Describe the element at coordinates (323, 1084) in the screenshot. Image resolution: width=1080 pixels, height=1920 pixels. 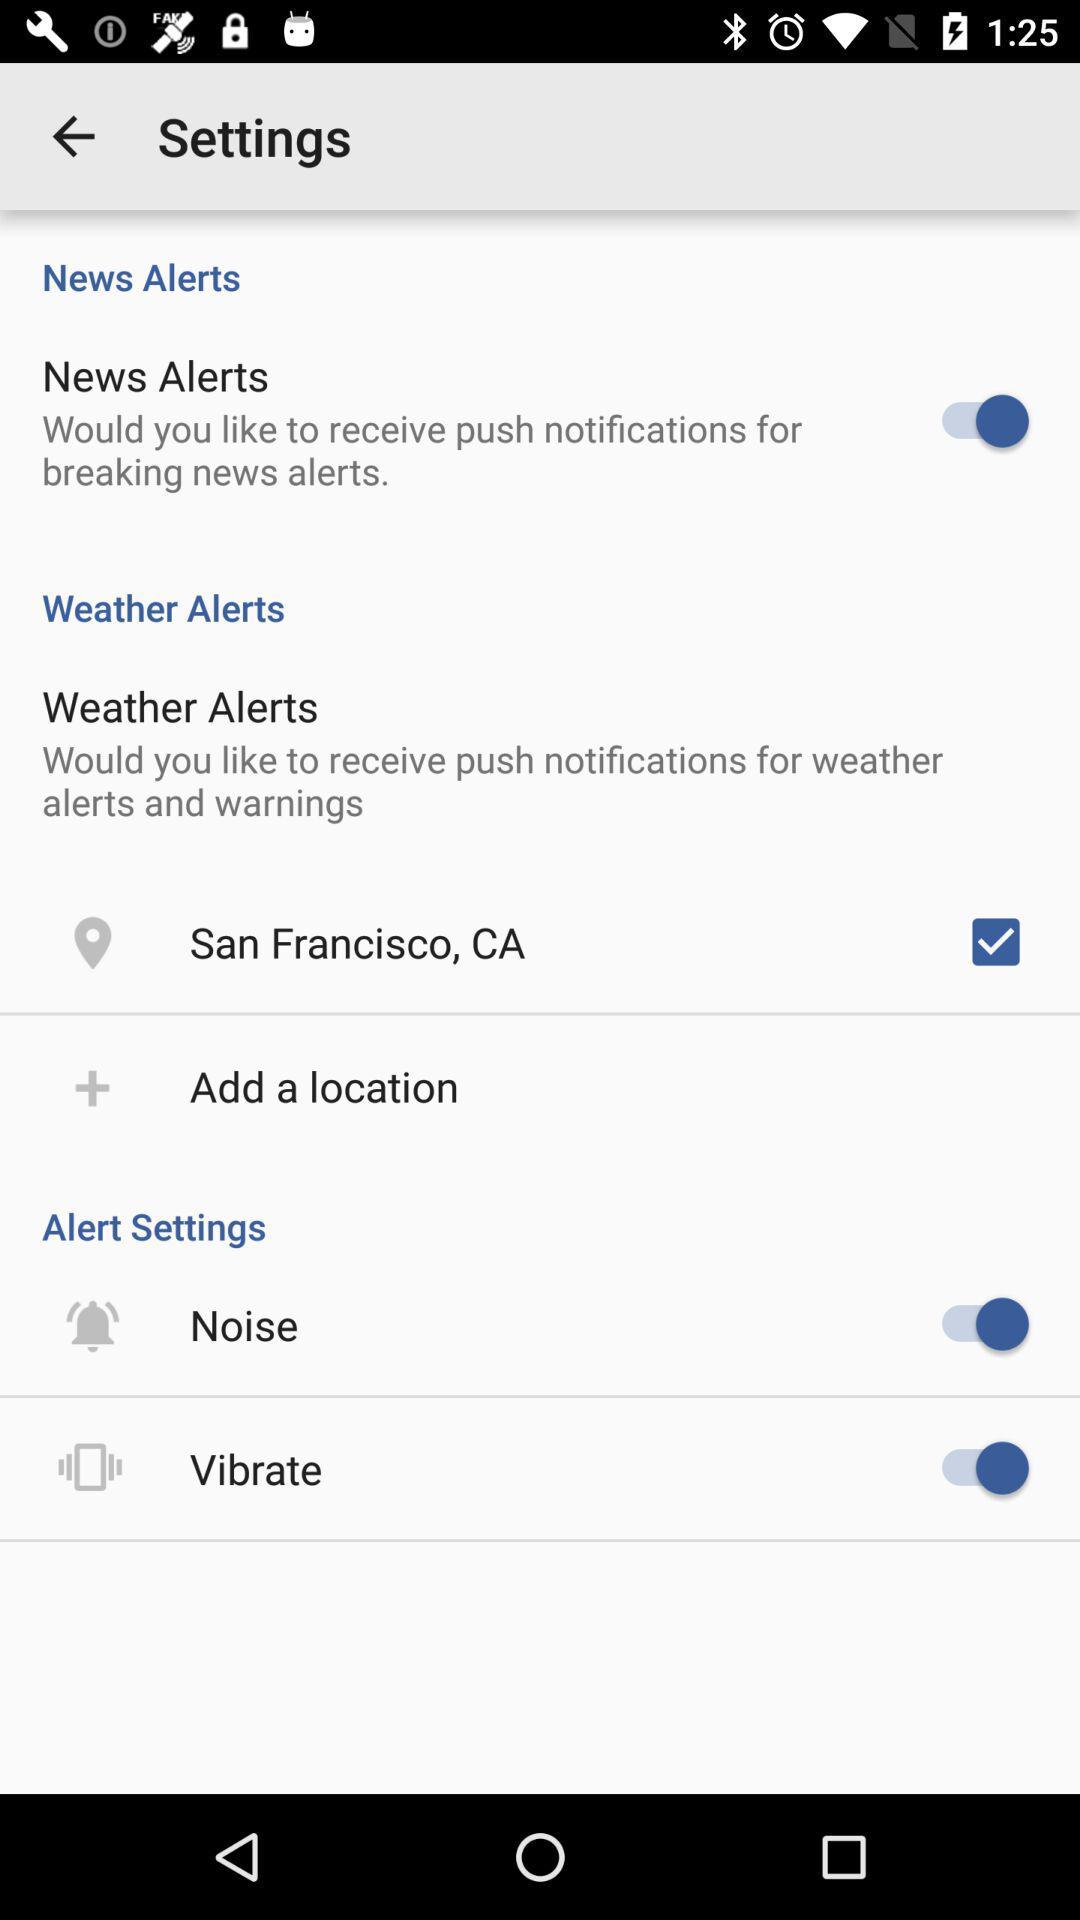
I see `item below san francisco, ca icon` at that location.